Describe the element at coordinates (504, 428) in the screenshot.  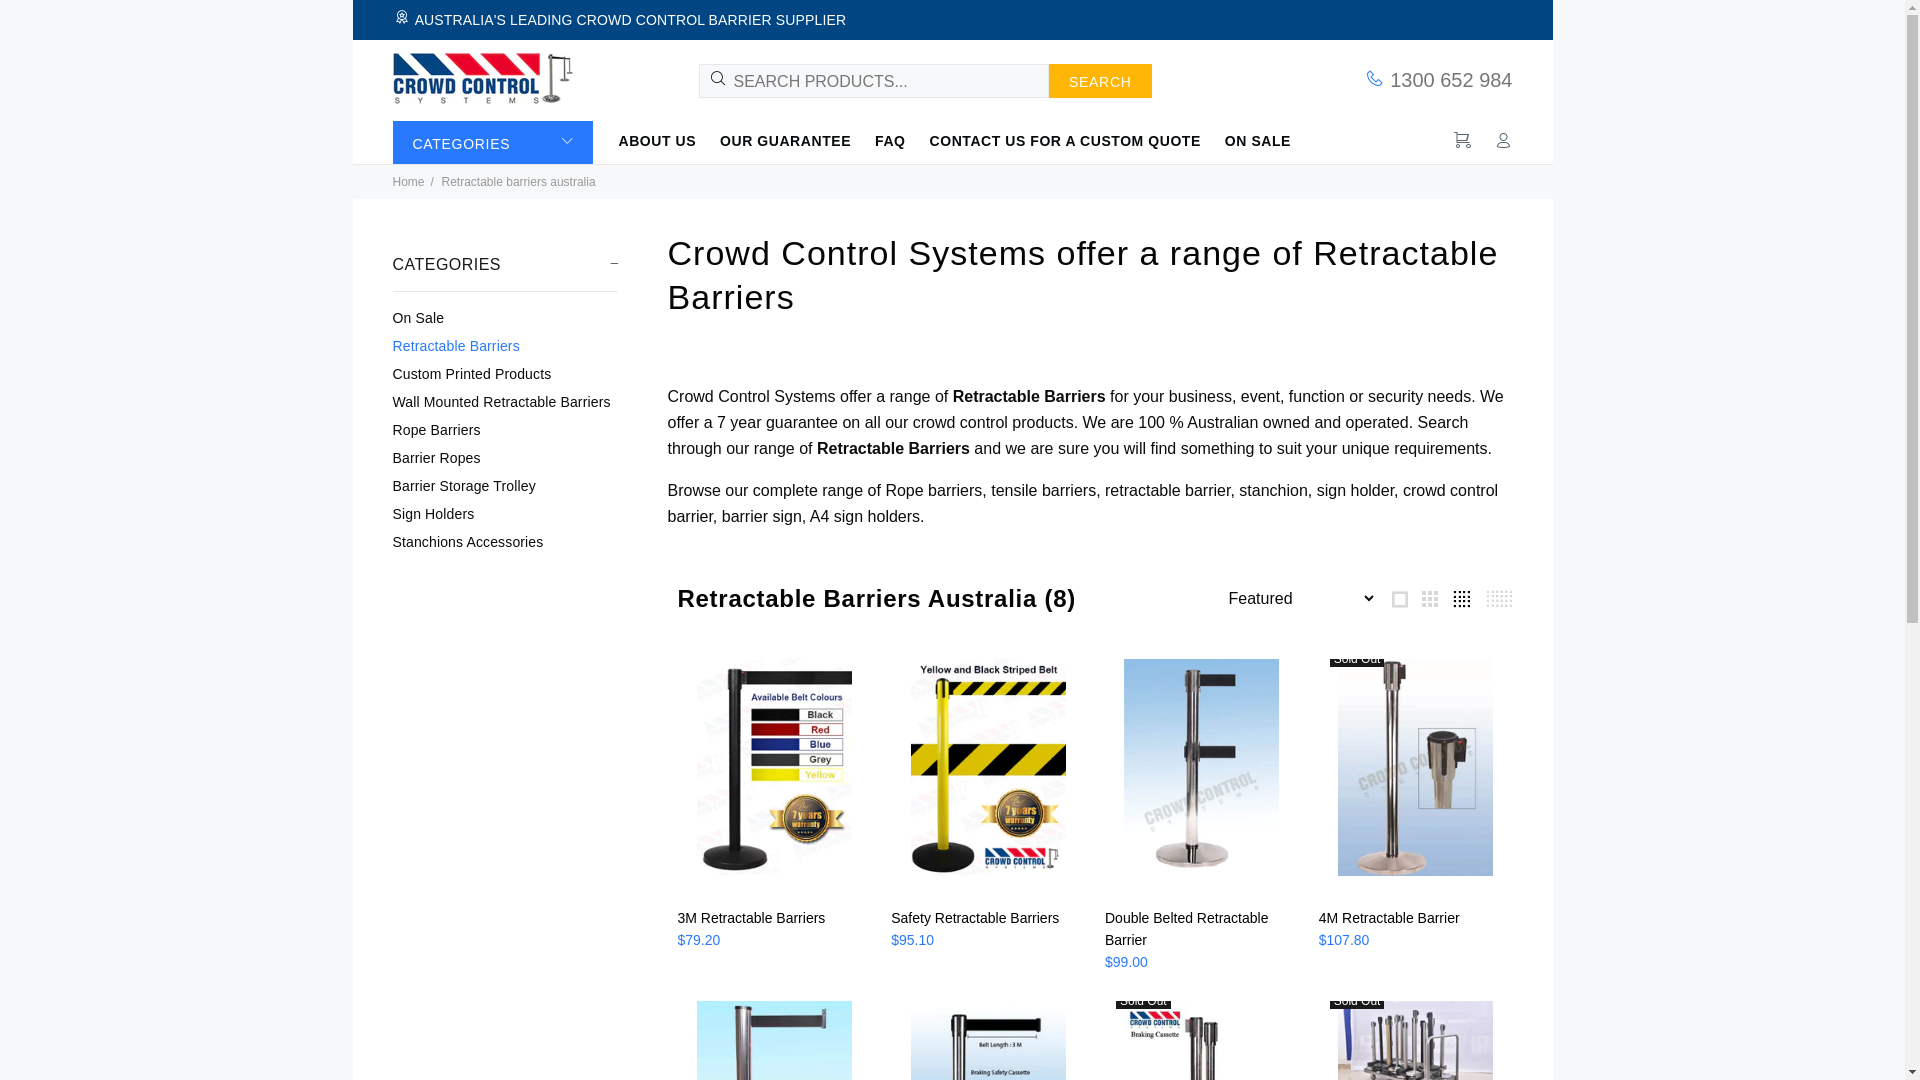
I see `'Rope Barriers'` at that location.